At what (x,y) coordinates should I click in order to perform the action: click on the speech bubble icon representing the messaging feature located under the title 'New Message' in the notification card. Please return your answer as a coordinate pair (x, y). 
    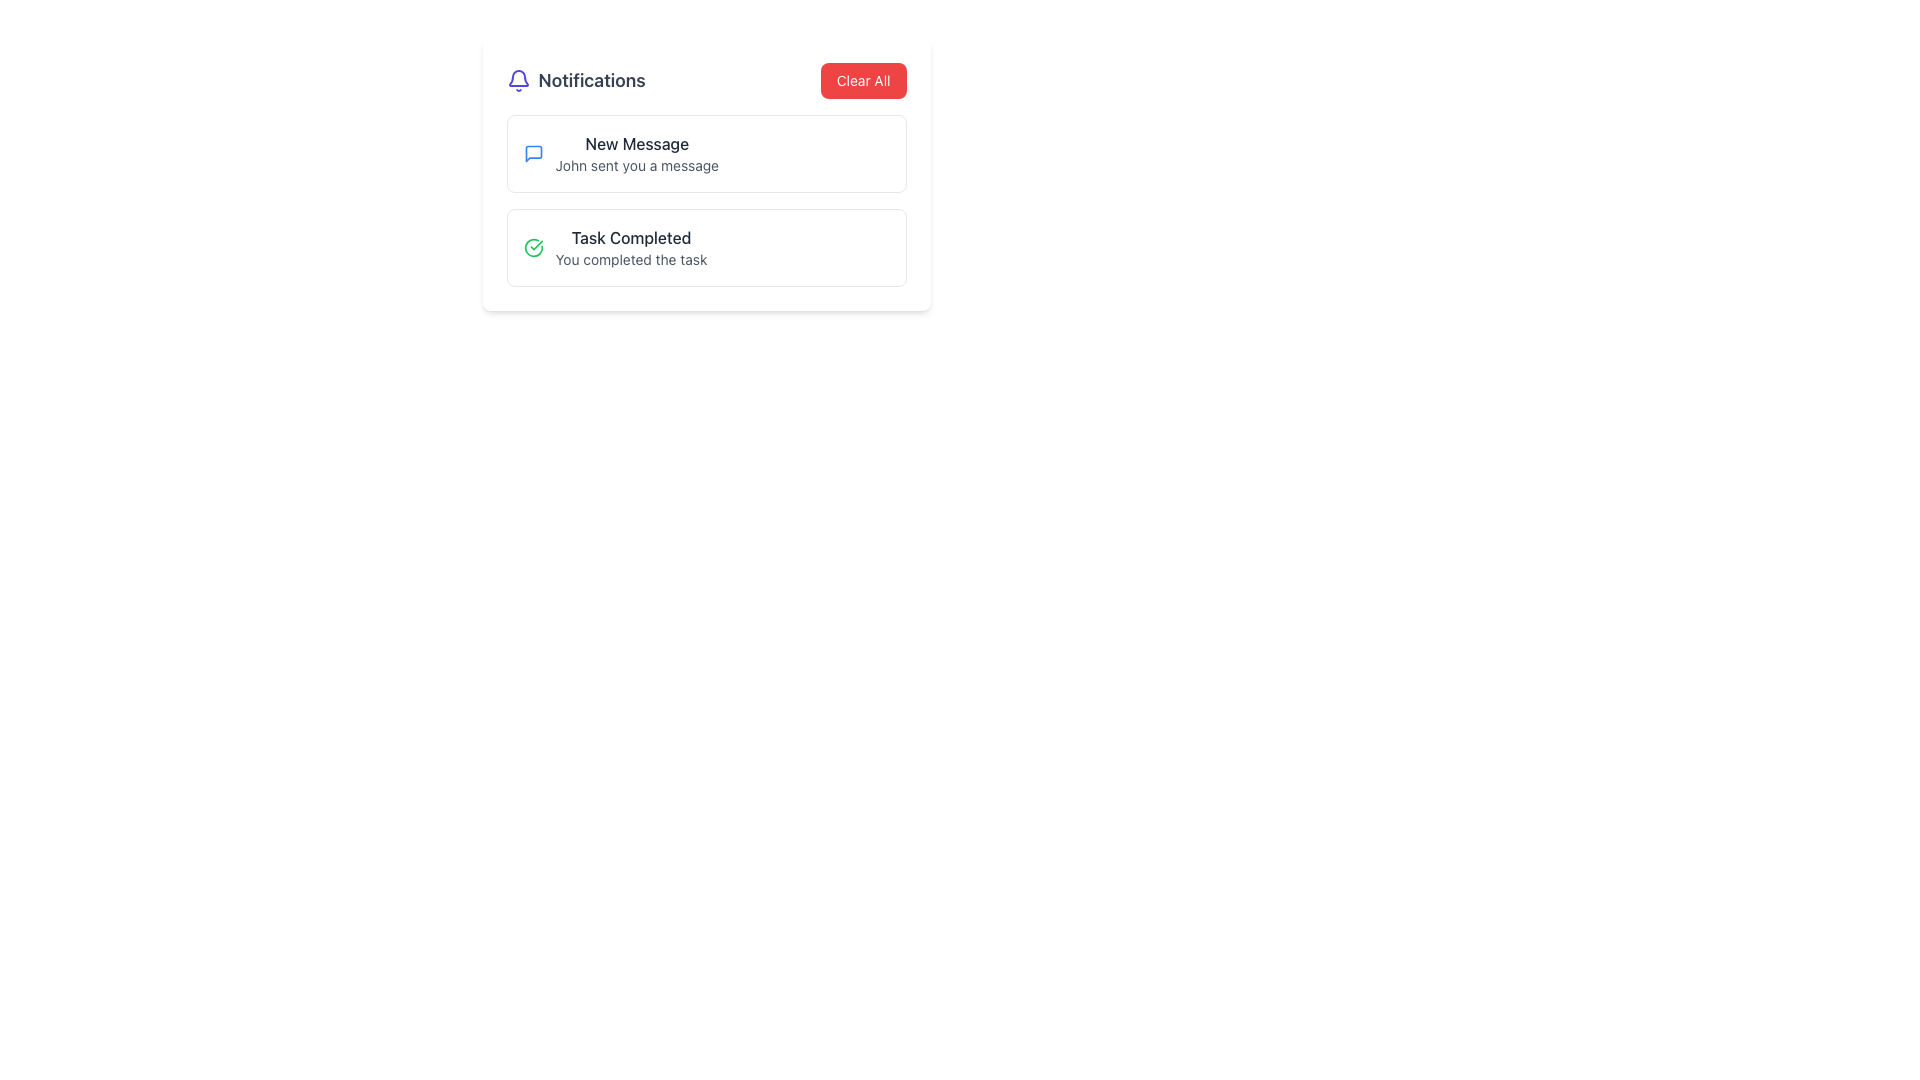
    Looking at the image, I should click on (533, 153).